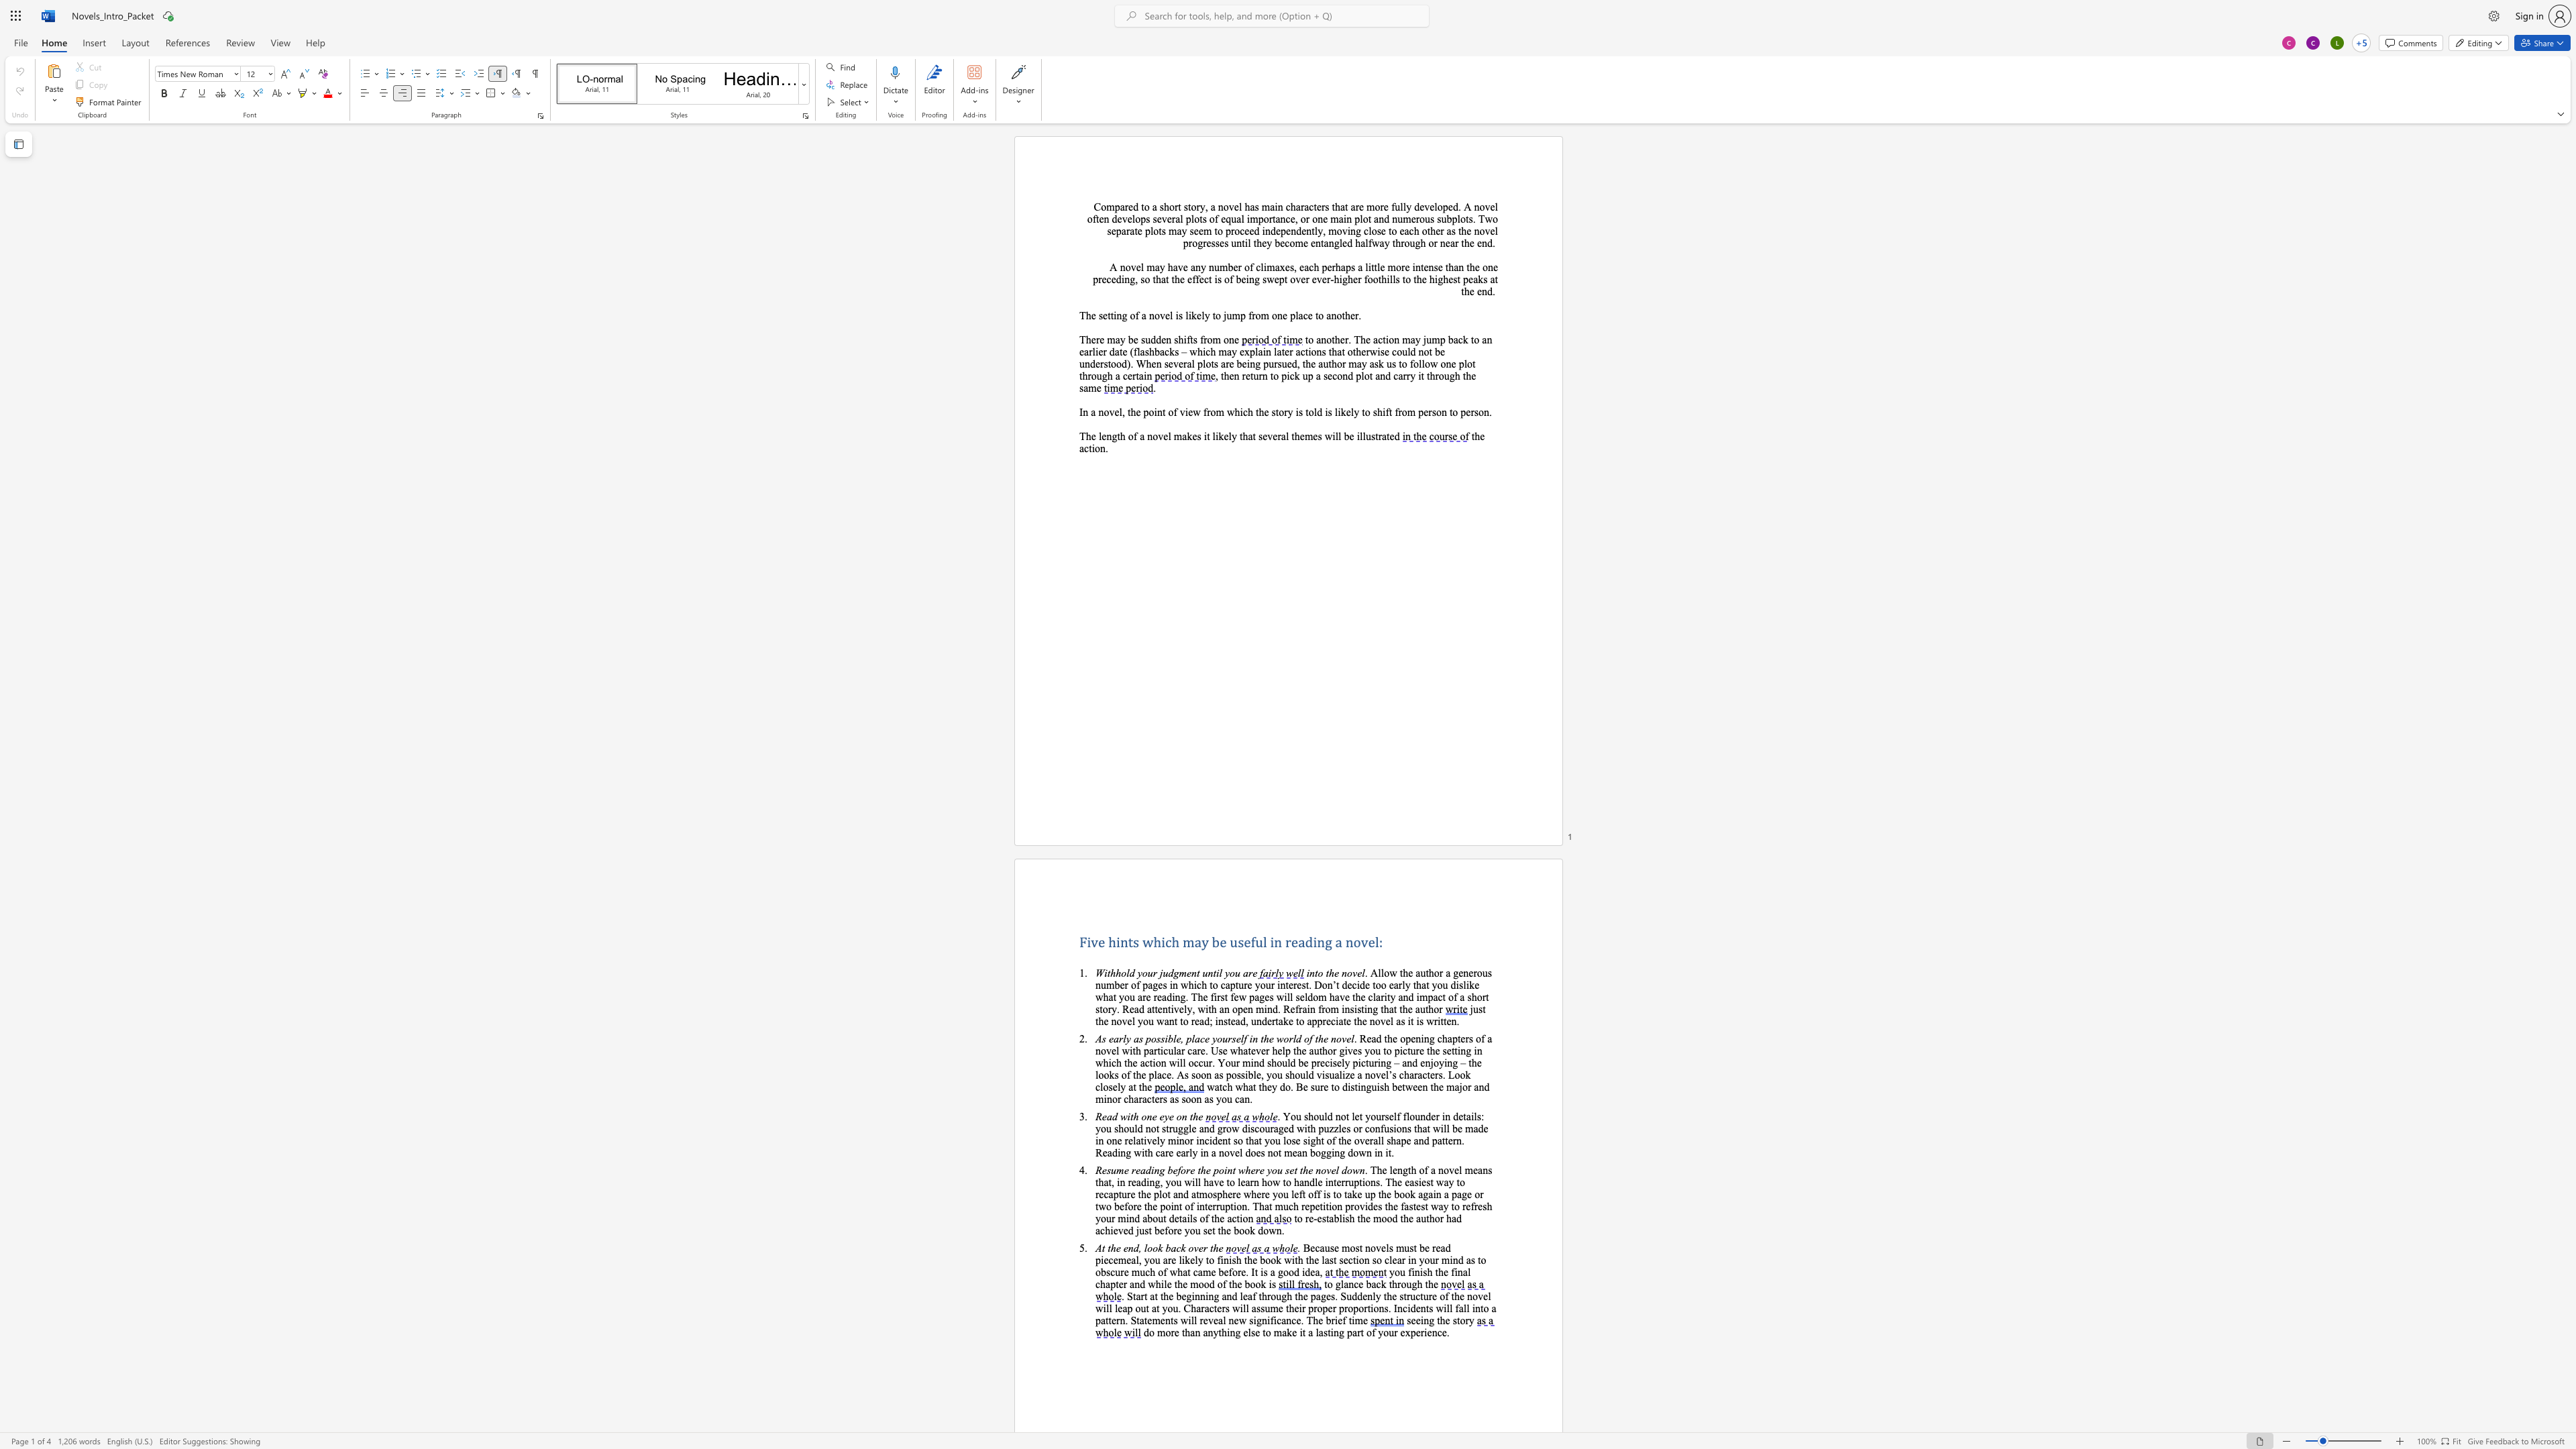 This screenshot has width=2576, height=1449. I want to click on the 1th character "f" in the text, so click(1188, 339).